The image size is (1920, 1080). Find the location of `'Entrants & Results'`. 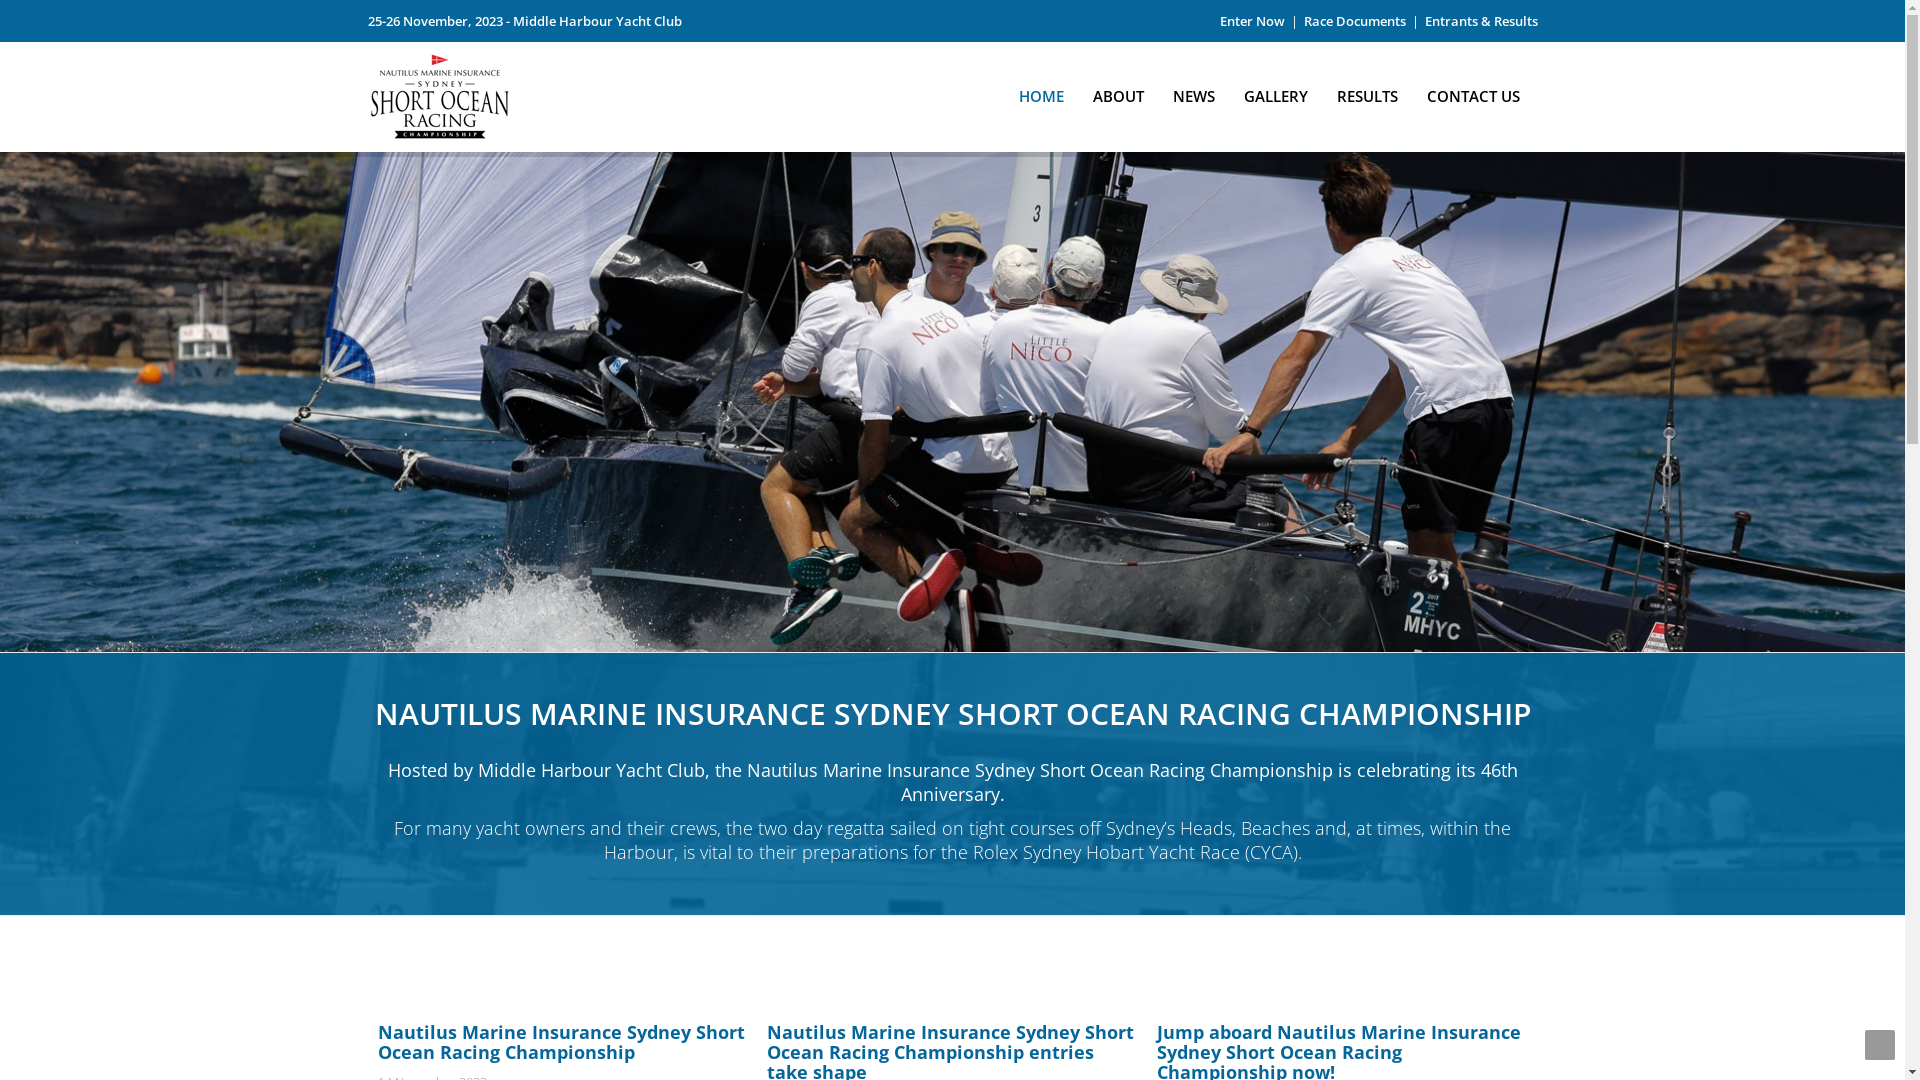

'Entrants & Results' is located at coordinates (1480, 20).